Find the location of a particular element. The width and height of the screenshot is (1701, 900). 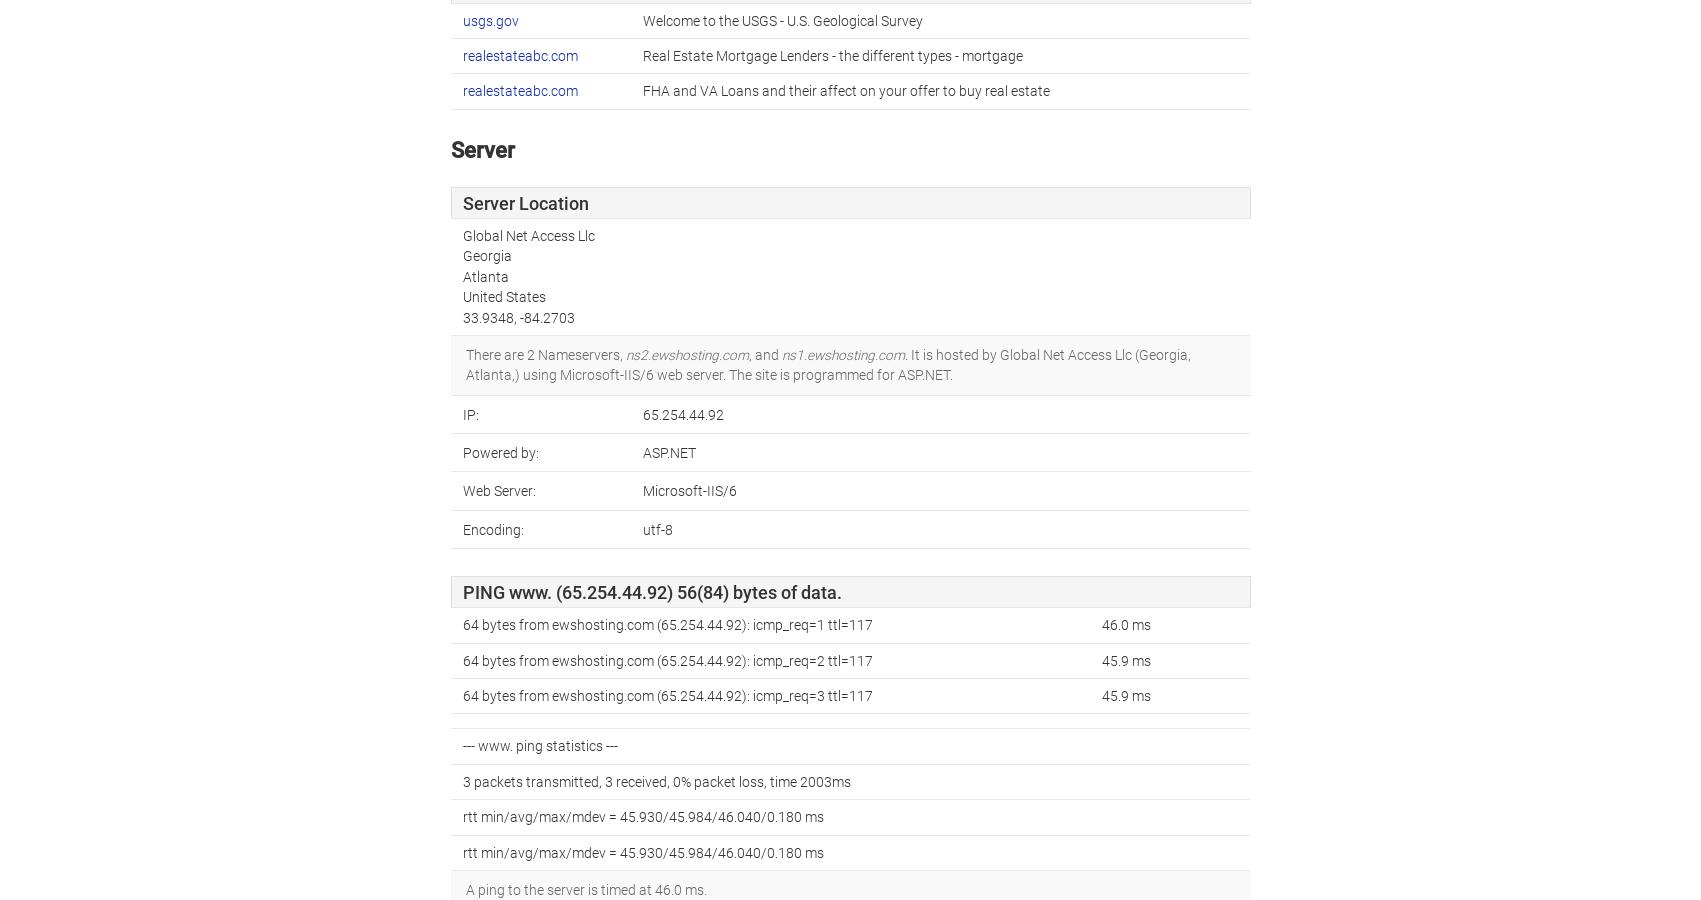

'FHA and VA Loans and their affect on your offer to buy real estate' is located at coordinates (845, 89).